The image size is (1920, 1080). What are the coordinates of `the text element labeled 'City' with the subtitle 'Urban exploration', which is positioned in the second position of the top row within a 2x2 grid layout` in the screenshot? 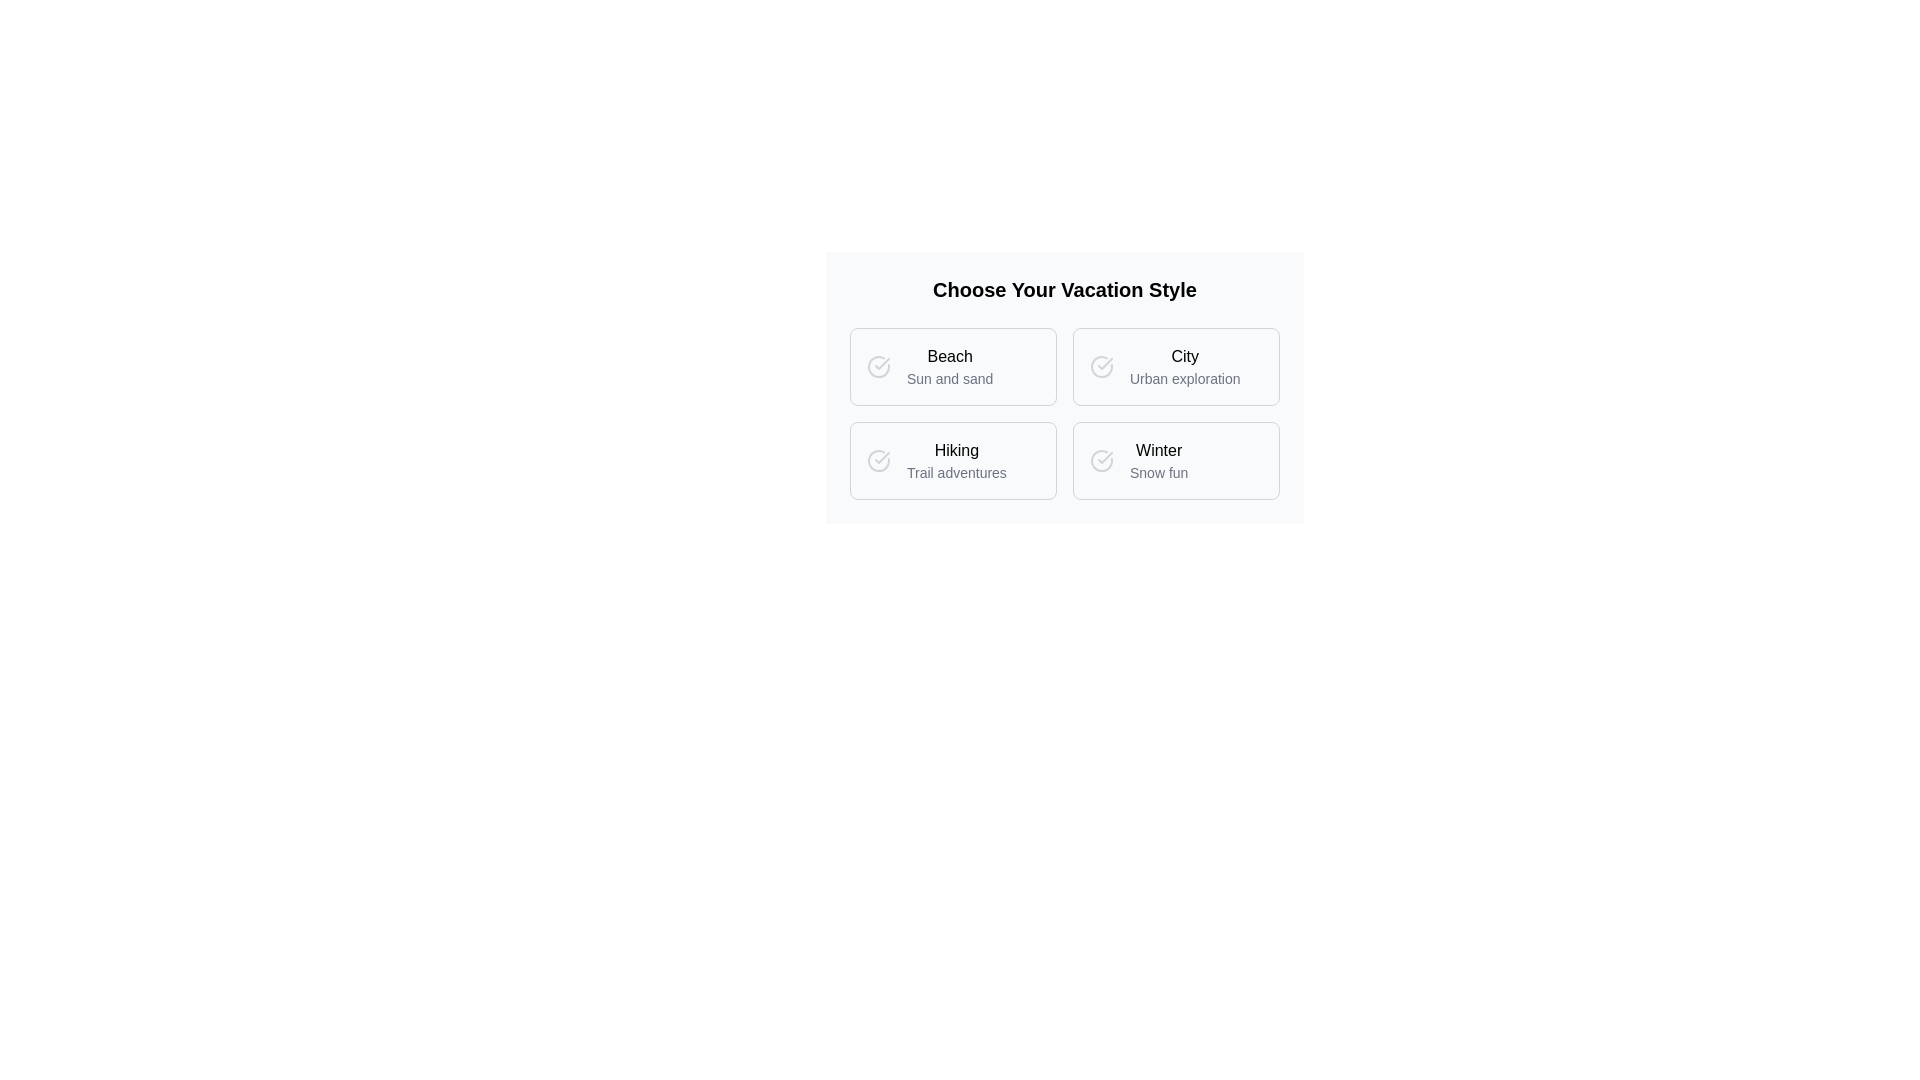 It's located at (1185, 366).